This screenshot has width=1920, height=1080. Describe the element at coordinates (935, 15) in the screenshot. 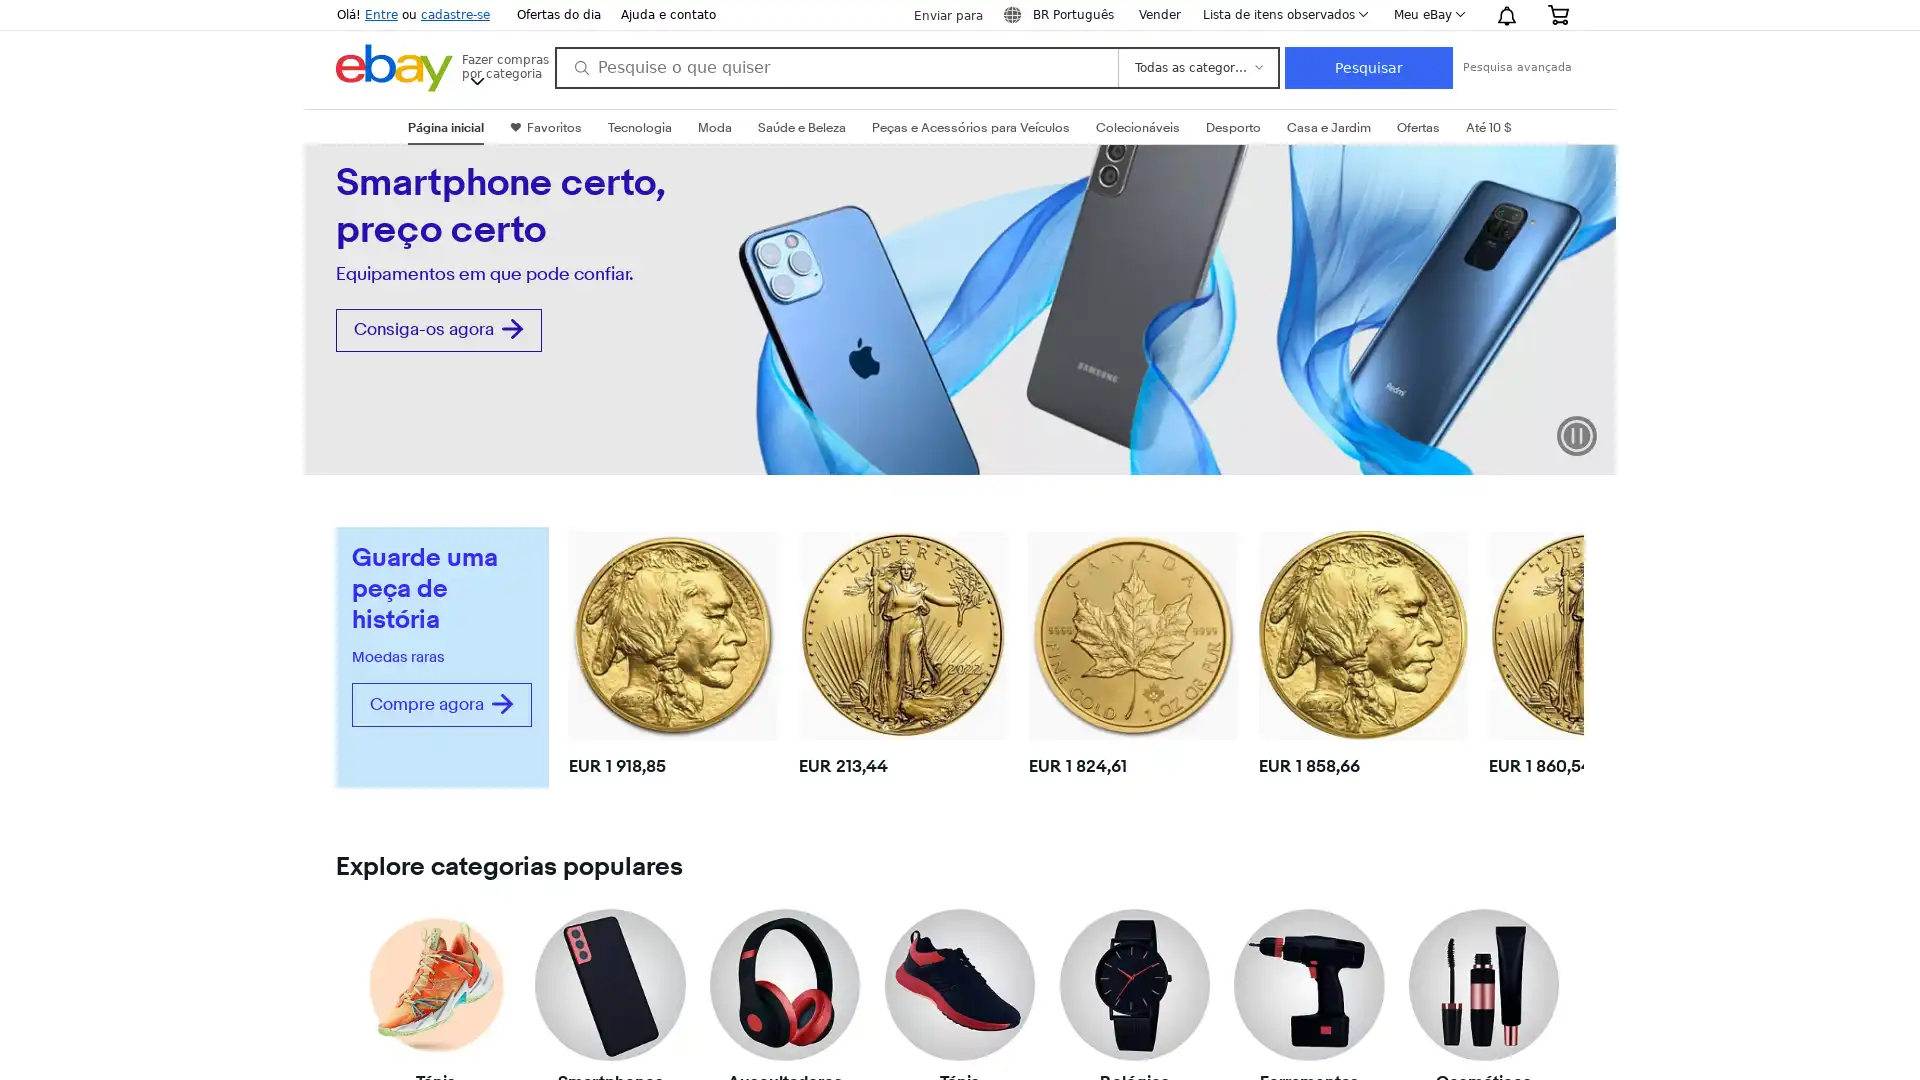

I see `Enviar para` at that location.